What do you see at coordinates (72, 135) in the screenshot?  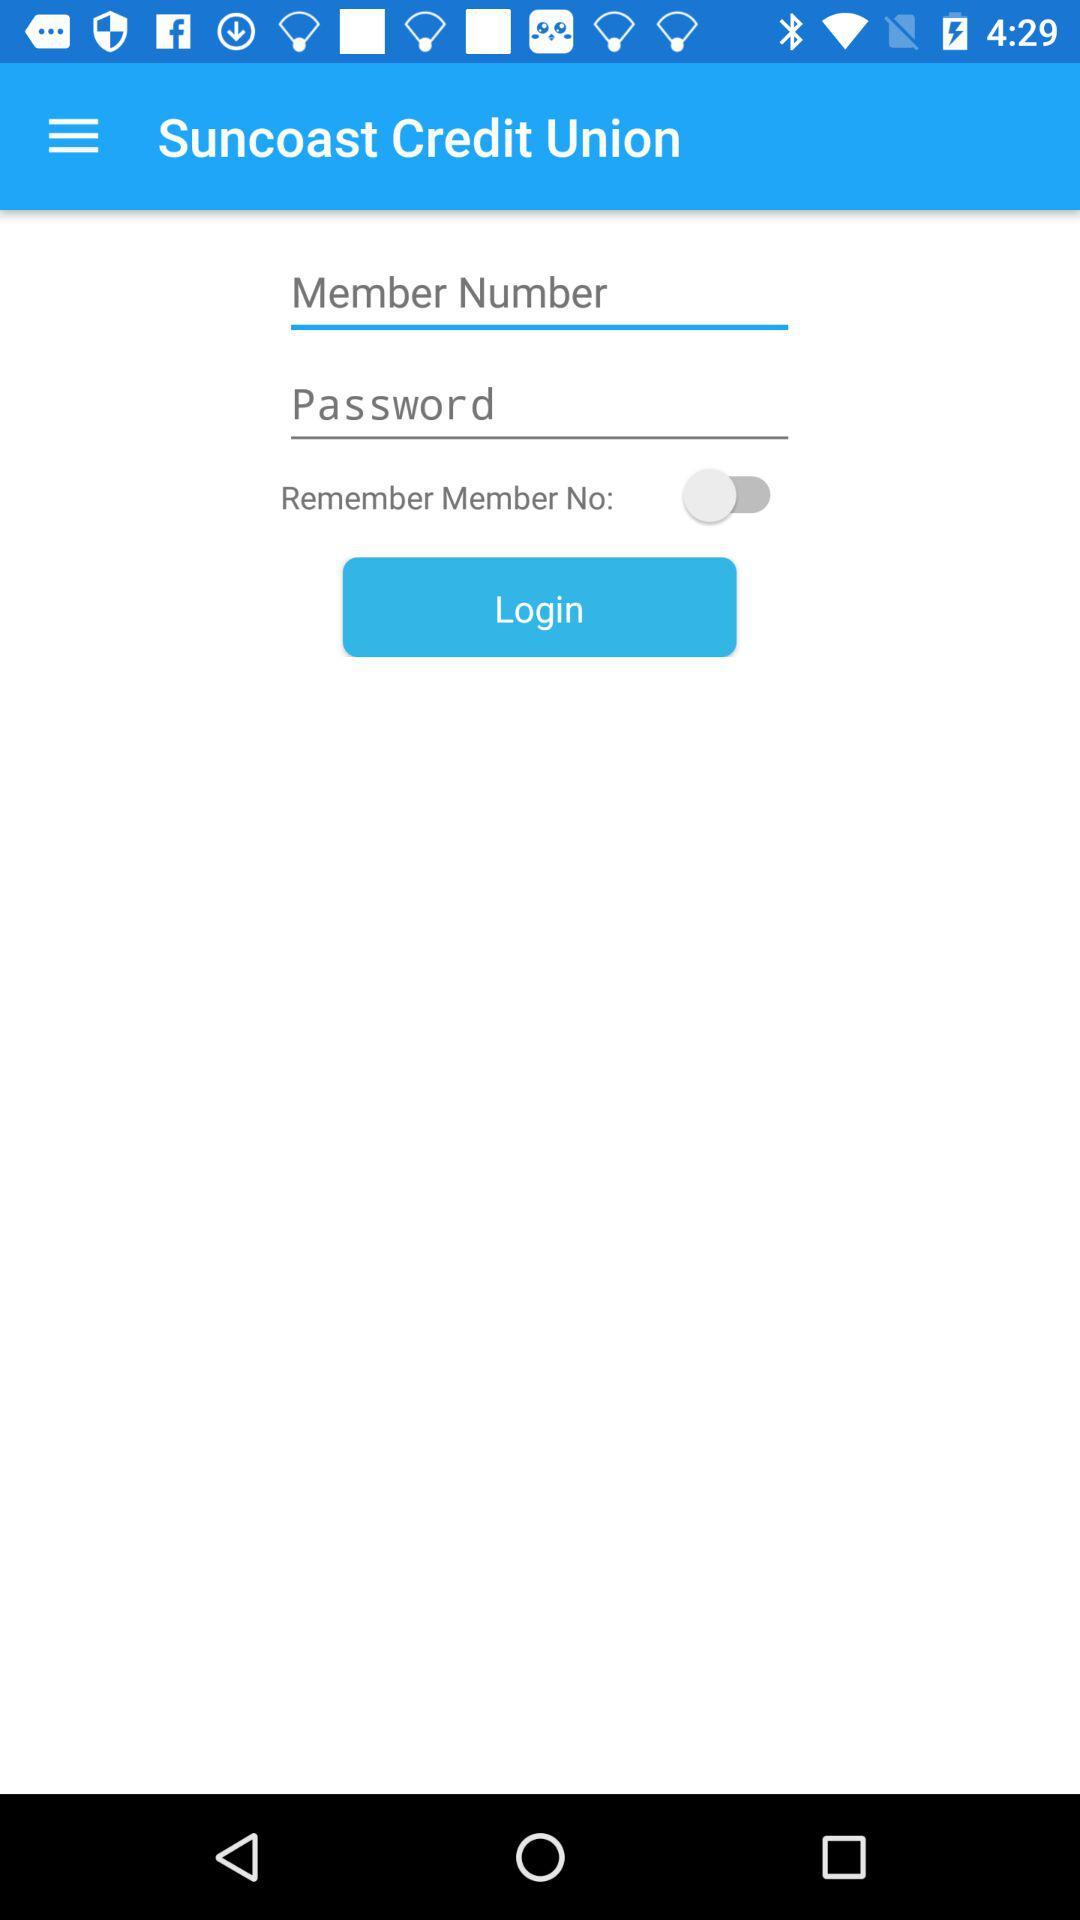 I see `the icon at the top left corner` at bounding box center [72, 135].